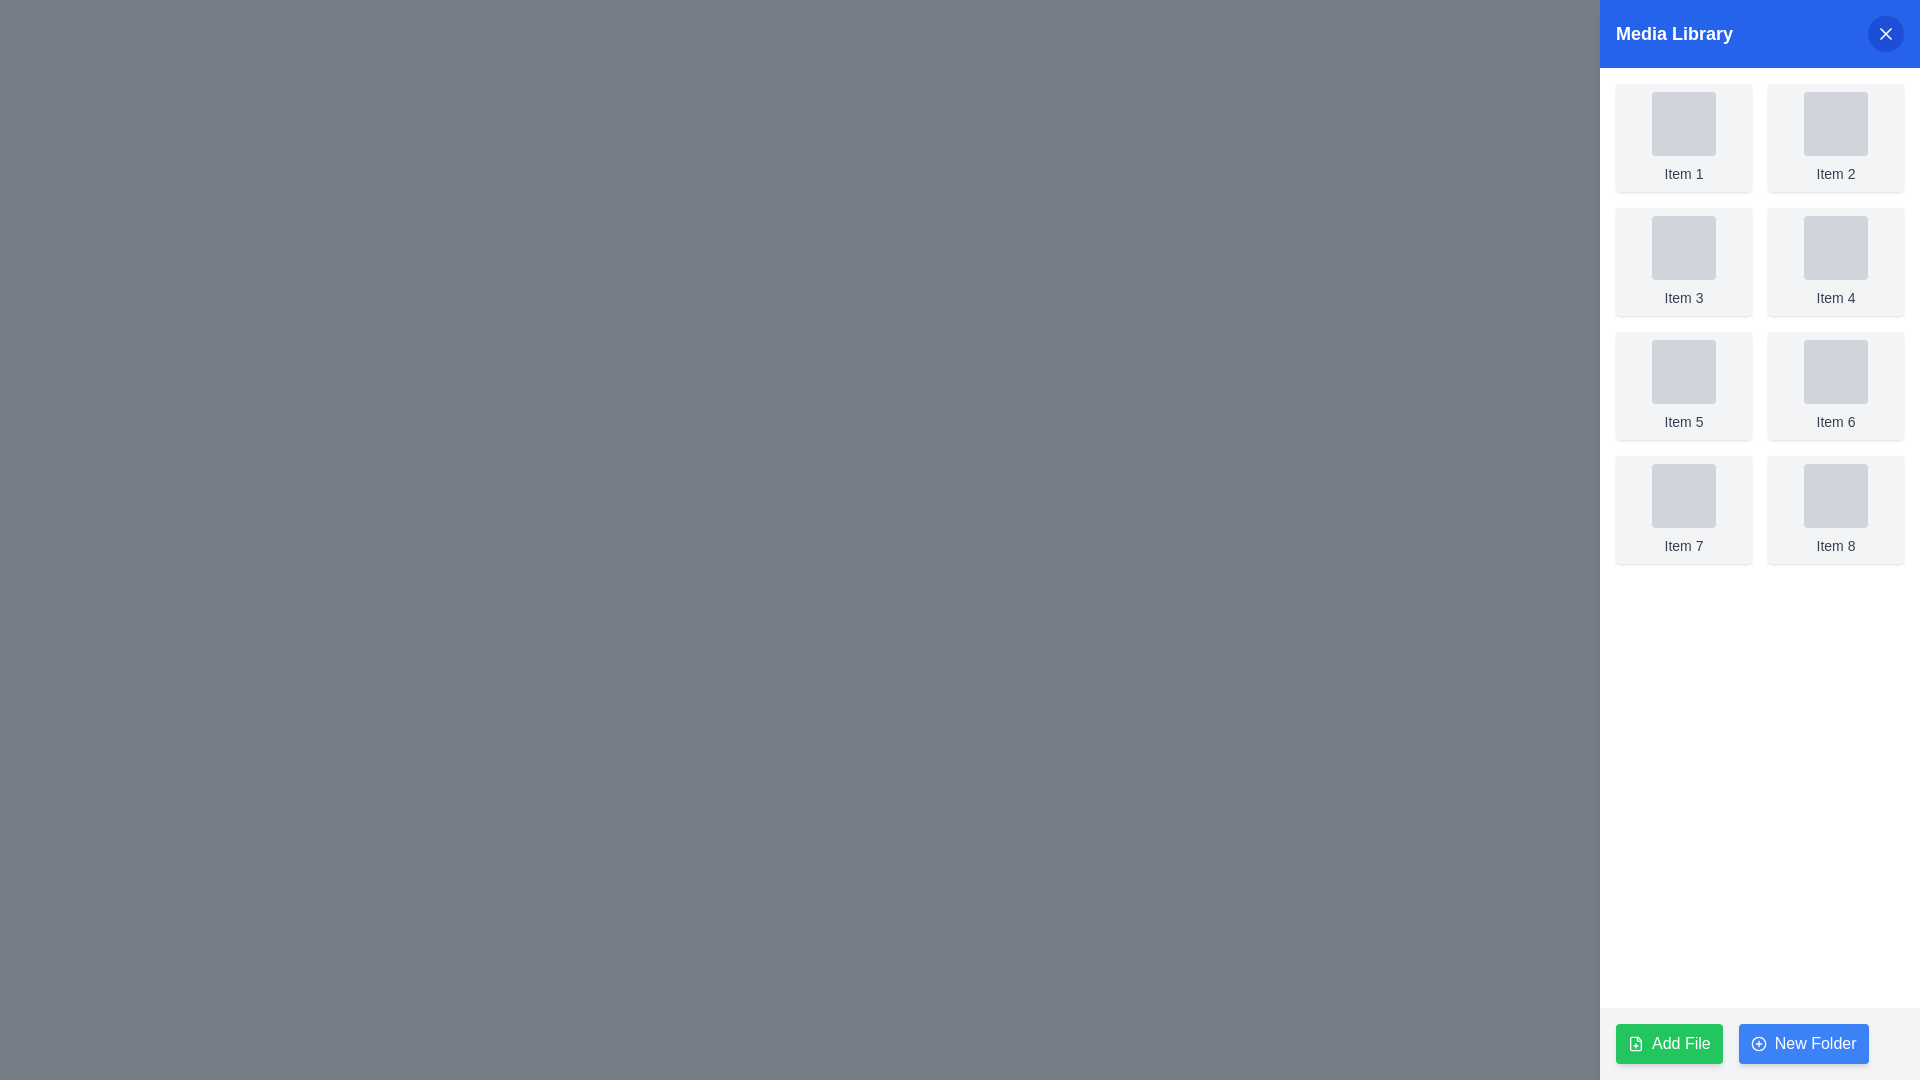 The image size is (1920, 1080). I want to click on the leftmost icon representing folders or file directories located in the upper-right corner of the 'Media Library' header section, so click(1885, 24).